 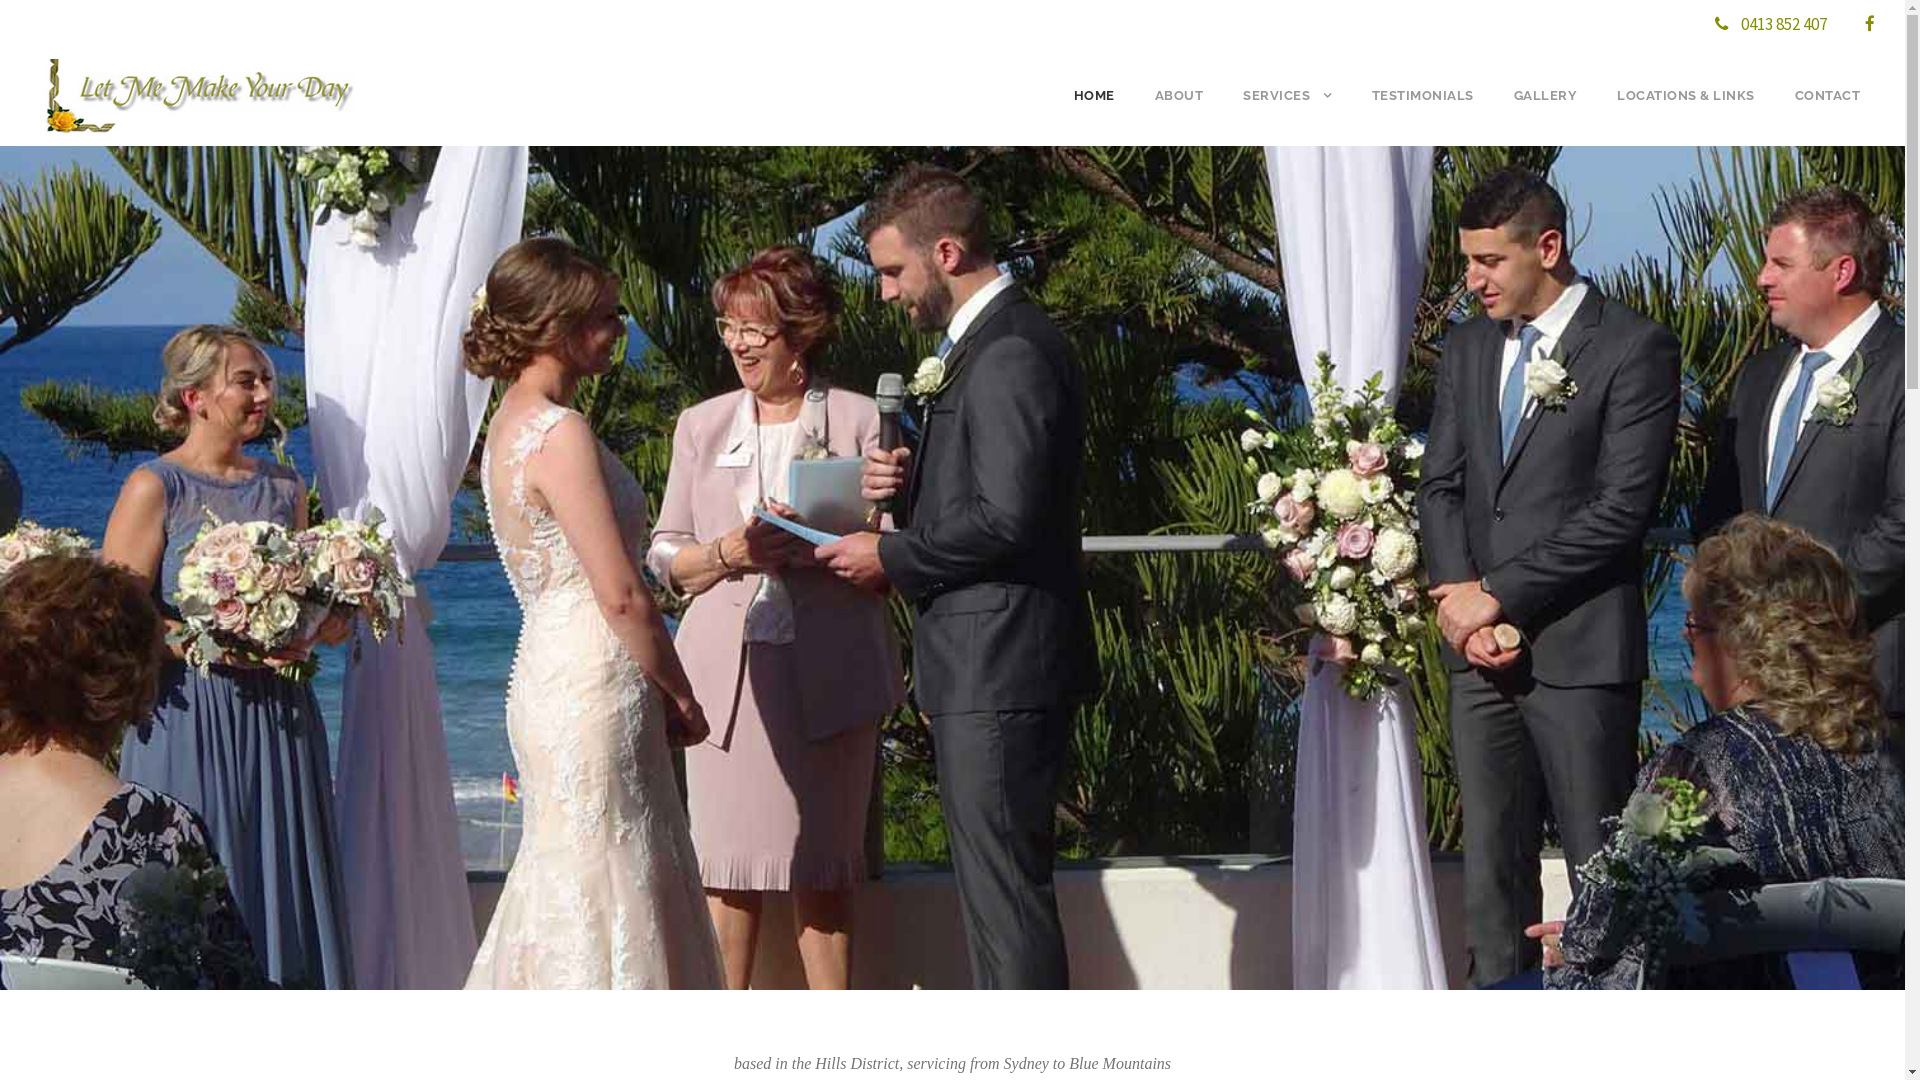 I want to click on 'SERVICES', so click(x=1287, y=112).